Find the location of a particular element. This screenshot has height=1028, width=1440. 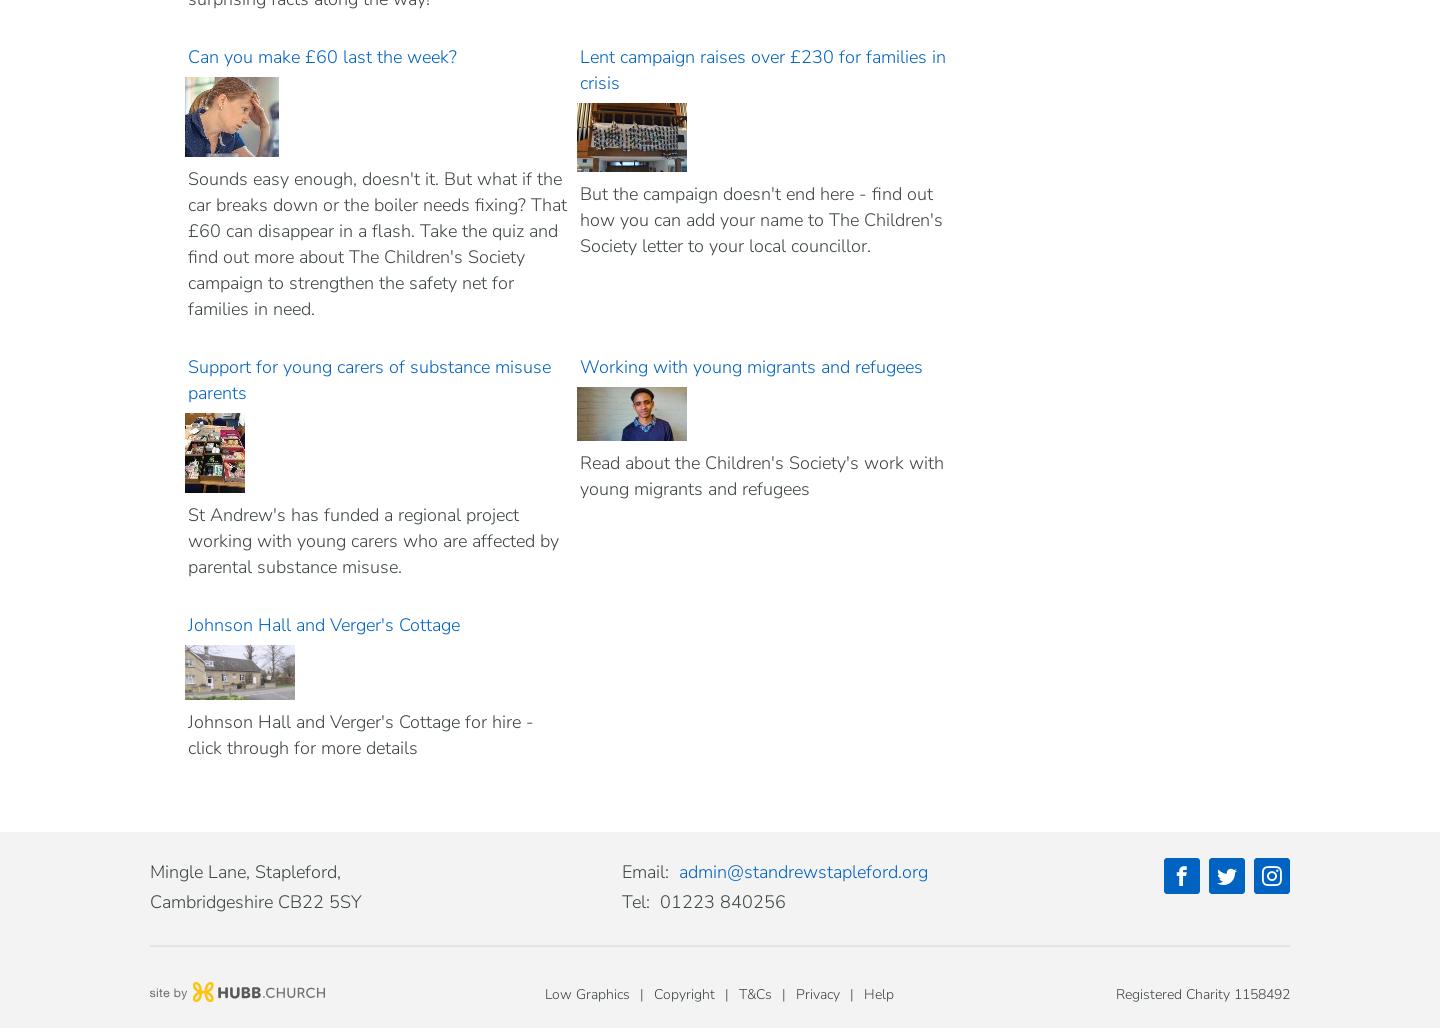

'standrewstapleford' is located at coordinates (743, 870).